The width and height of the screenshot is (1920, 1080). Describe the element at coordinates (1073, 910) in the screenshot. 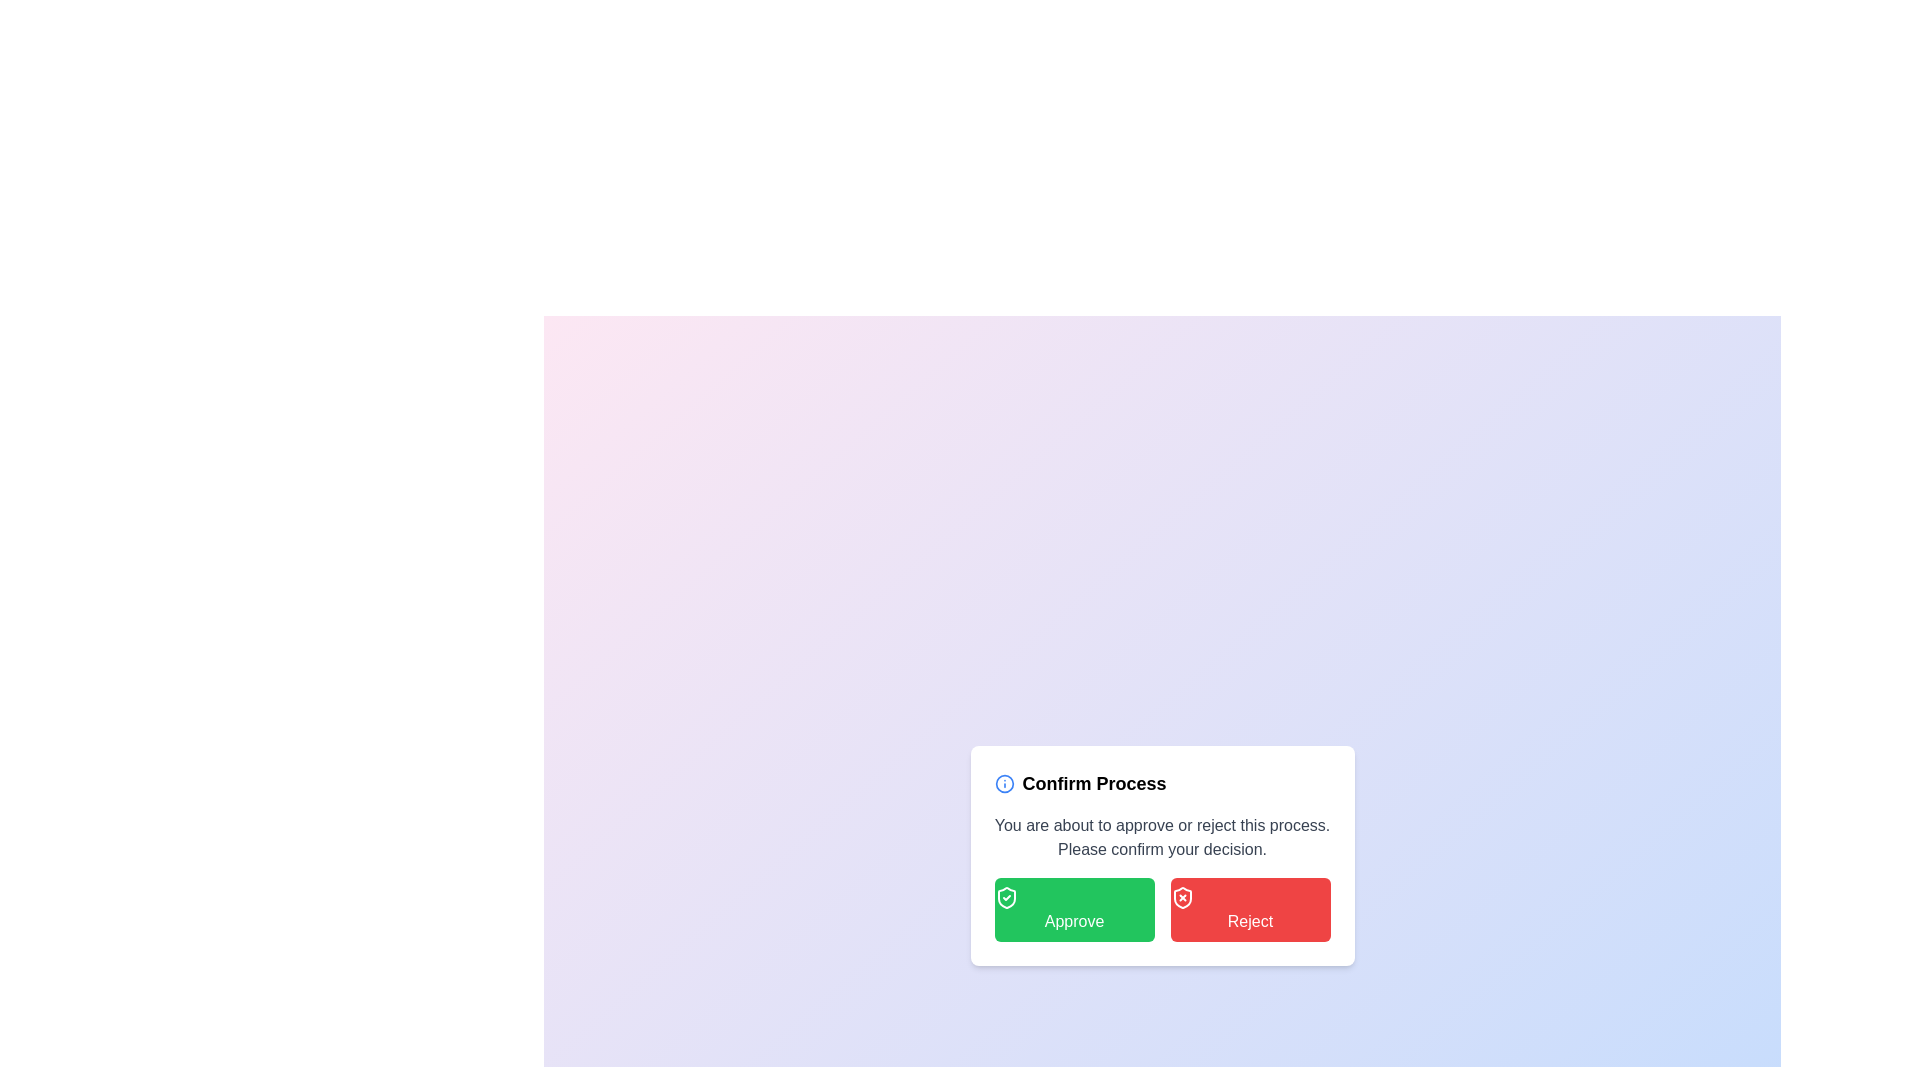

I see `the leftmost button labeled 'Approve' in the dialog box titled 'Confirm Process'` at that location.